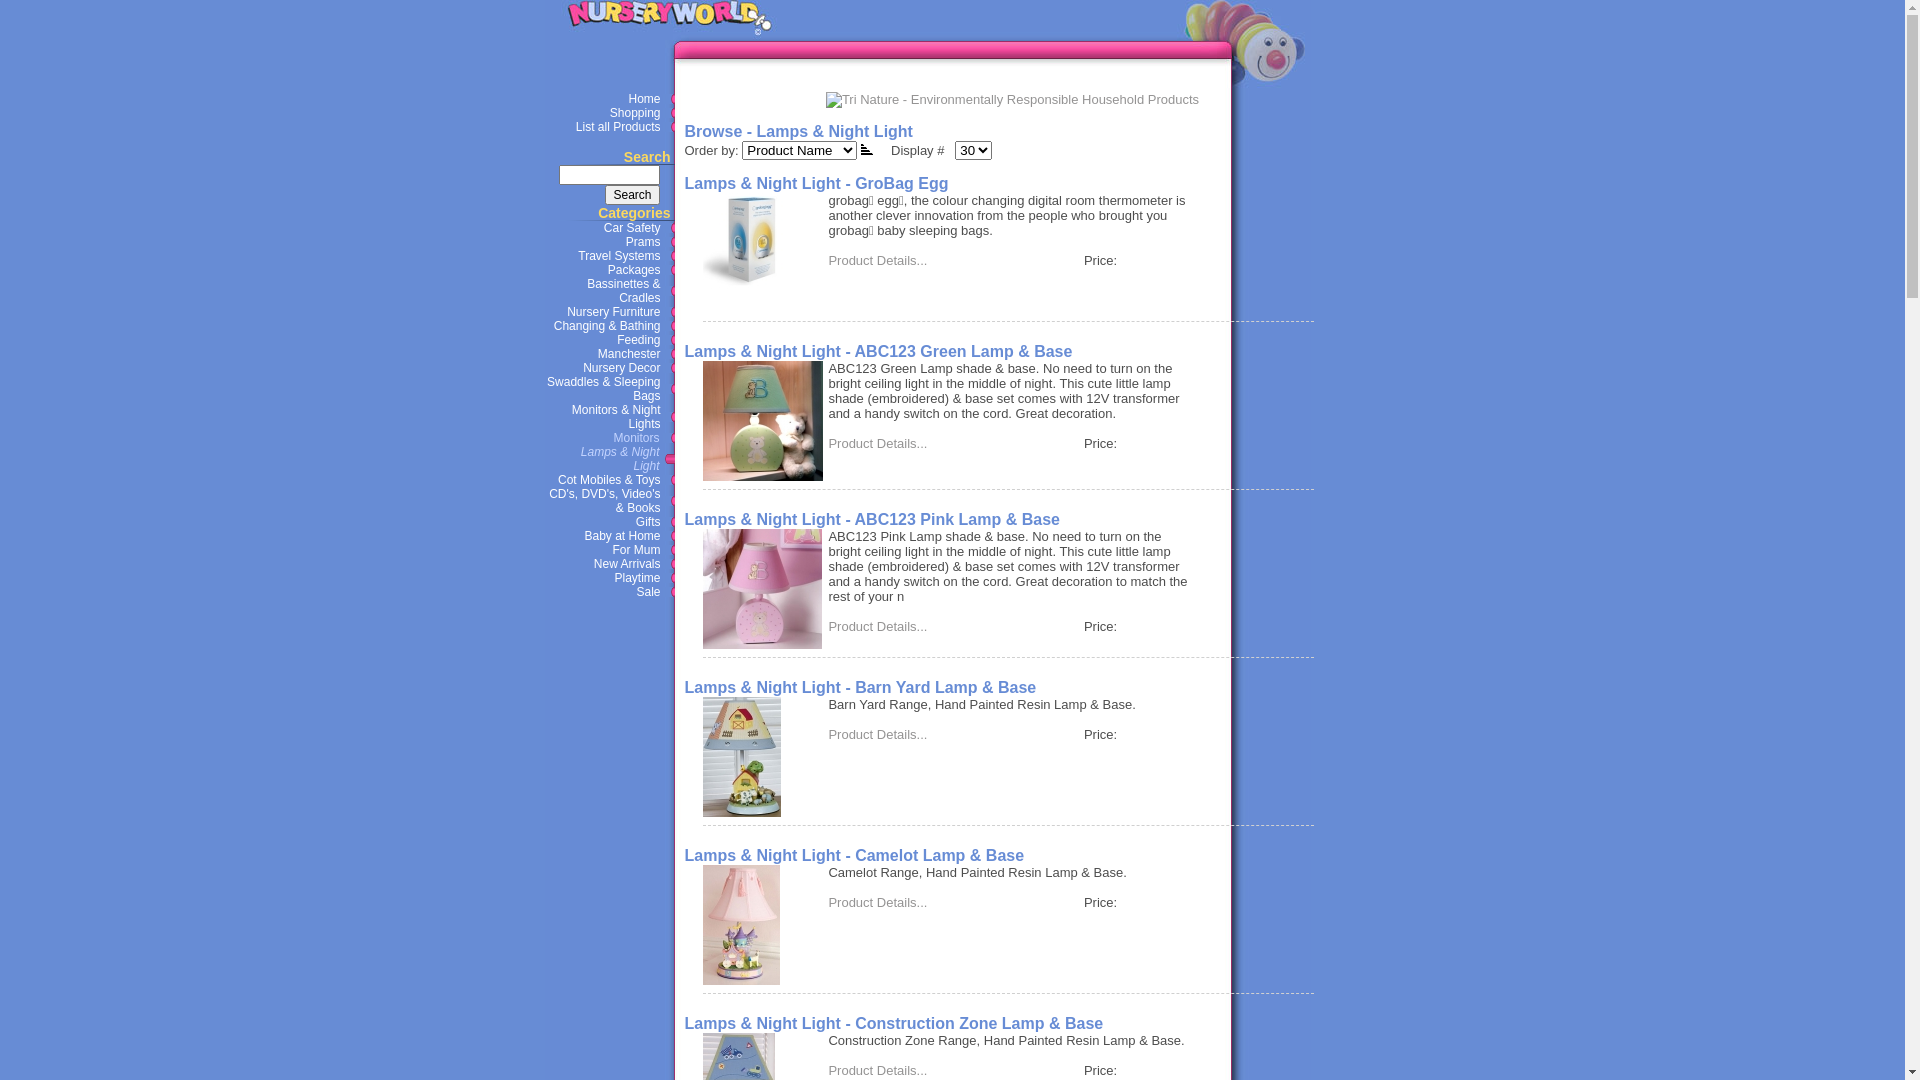  What do you see at coordinates (608, 367) in the screenshot?
I see `'Nursery Decor'` at bounding box center [608, 367].